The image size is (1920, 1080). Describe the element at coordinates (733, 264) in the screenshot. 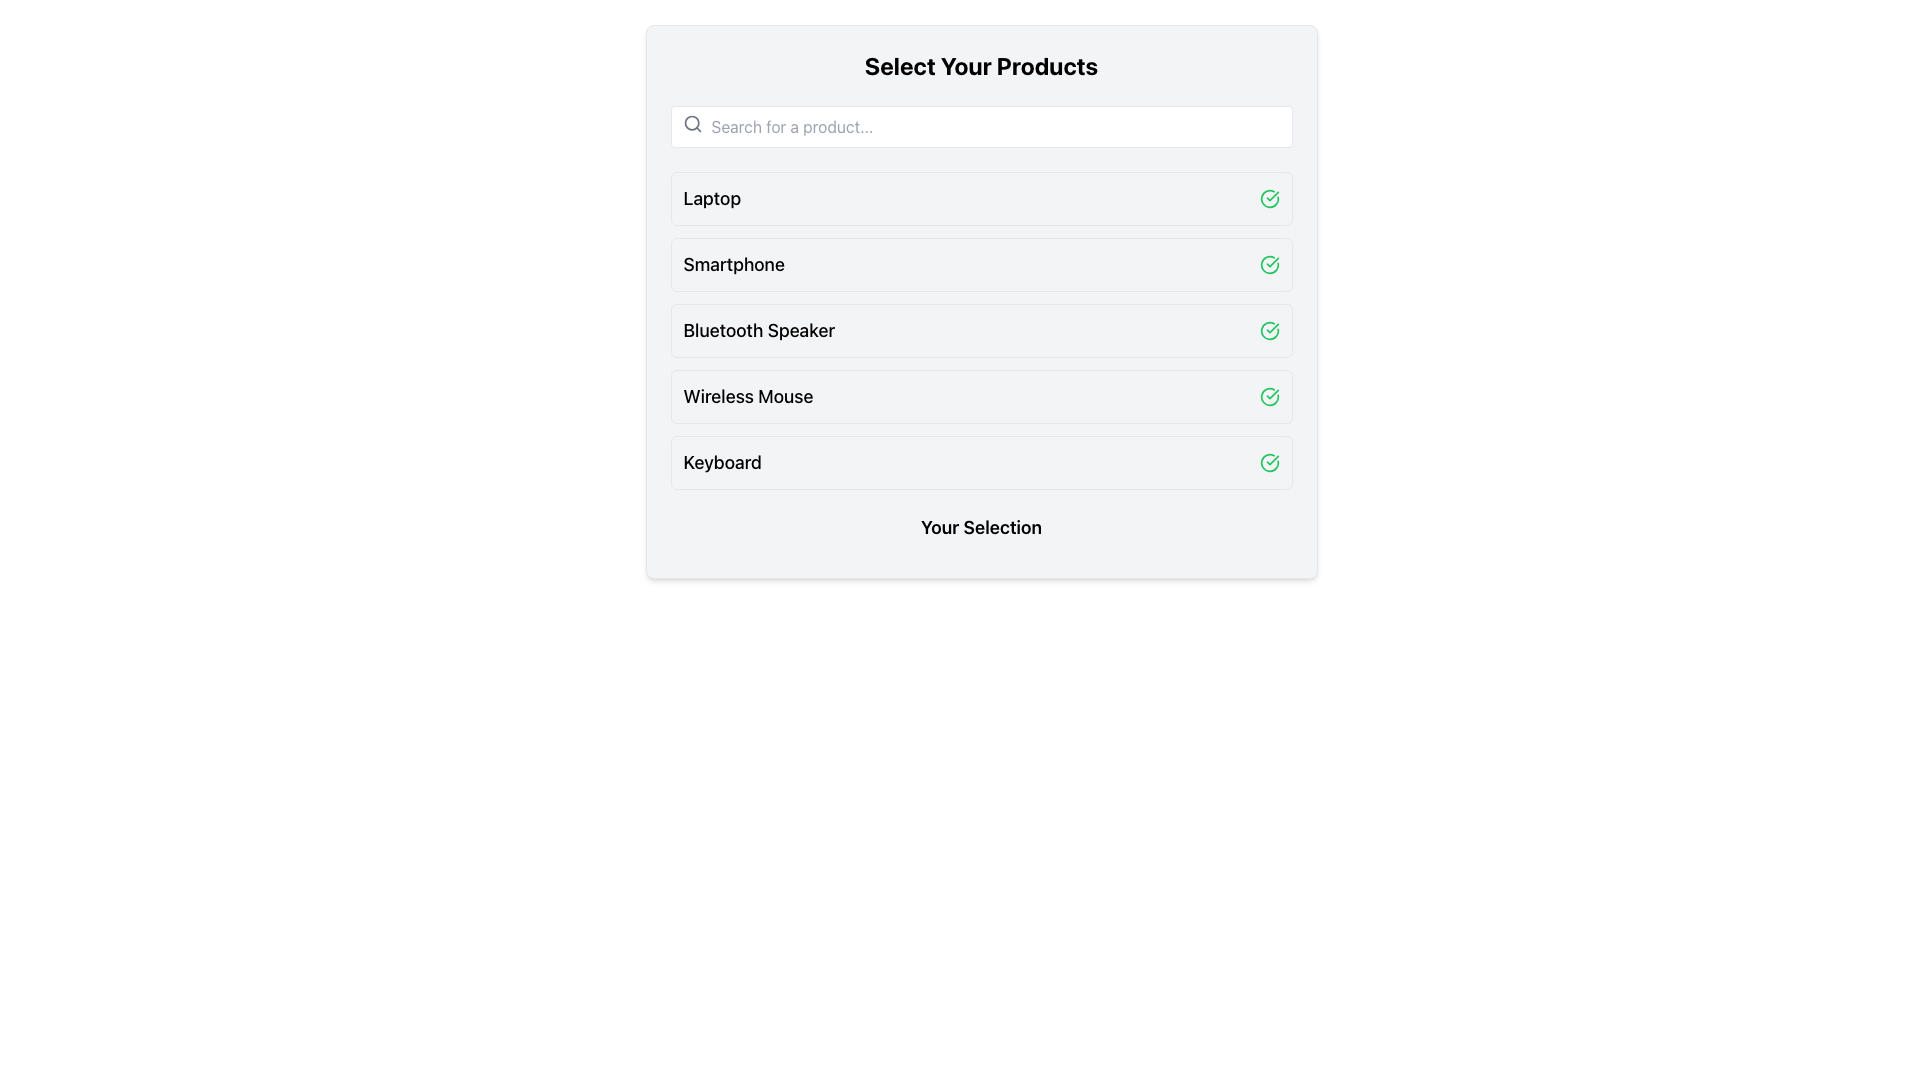

I see `the second selectable product option label located under 'Select Your Products', which is positioned between 'Laptop' and 'Bluetooth Speaker'` at that location.